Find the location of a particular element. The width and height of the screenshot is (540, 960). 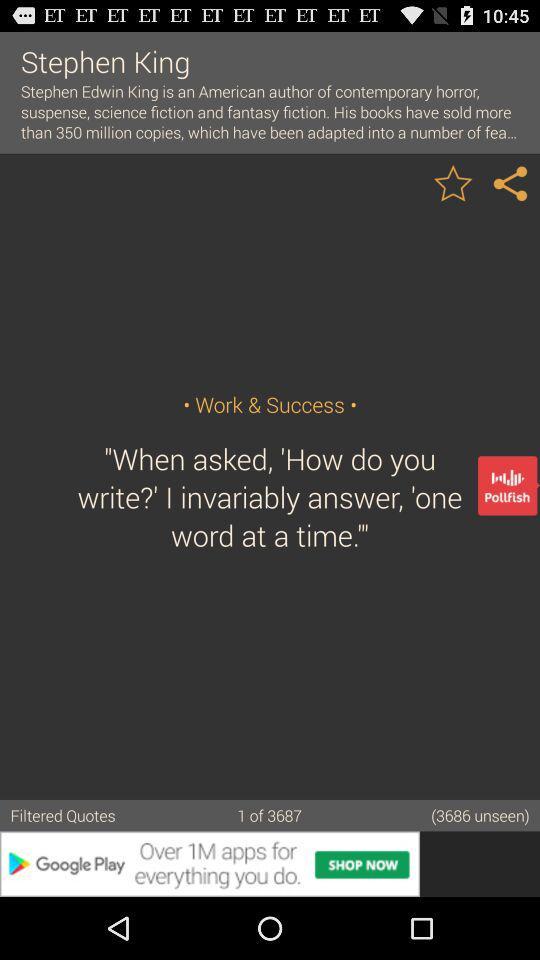

brilliant quotes best photo quotes top sayings is located at coordinates (511, 182).